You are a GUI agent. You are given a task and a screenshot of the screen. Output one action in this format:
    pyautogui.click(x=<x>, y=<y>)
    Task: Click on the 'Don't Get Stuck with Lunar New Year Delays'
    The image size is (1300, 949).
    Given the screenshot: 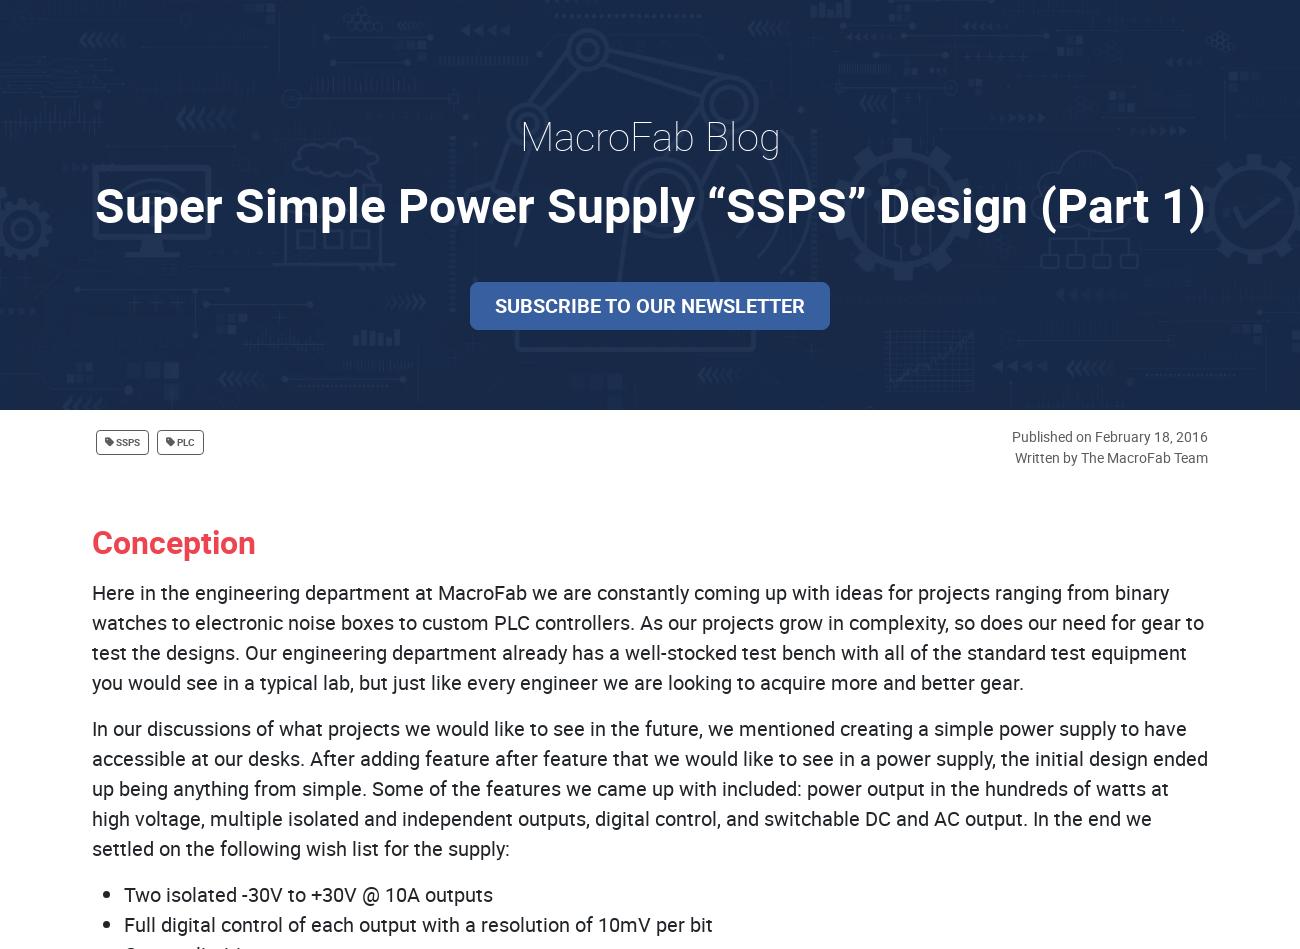 What is the action you would take?
    pyautogui.click(x=438, y=859)
    